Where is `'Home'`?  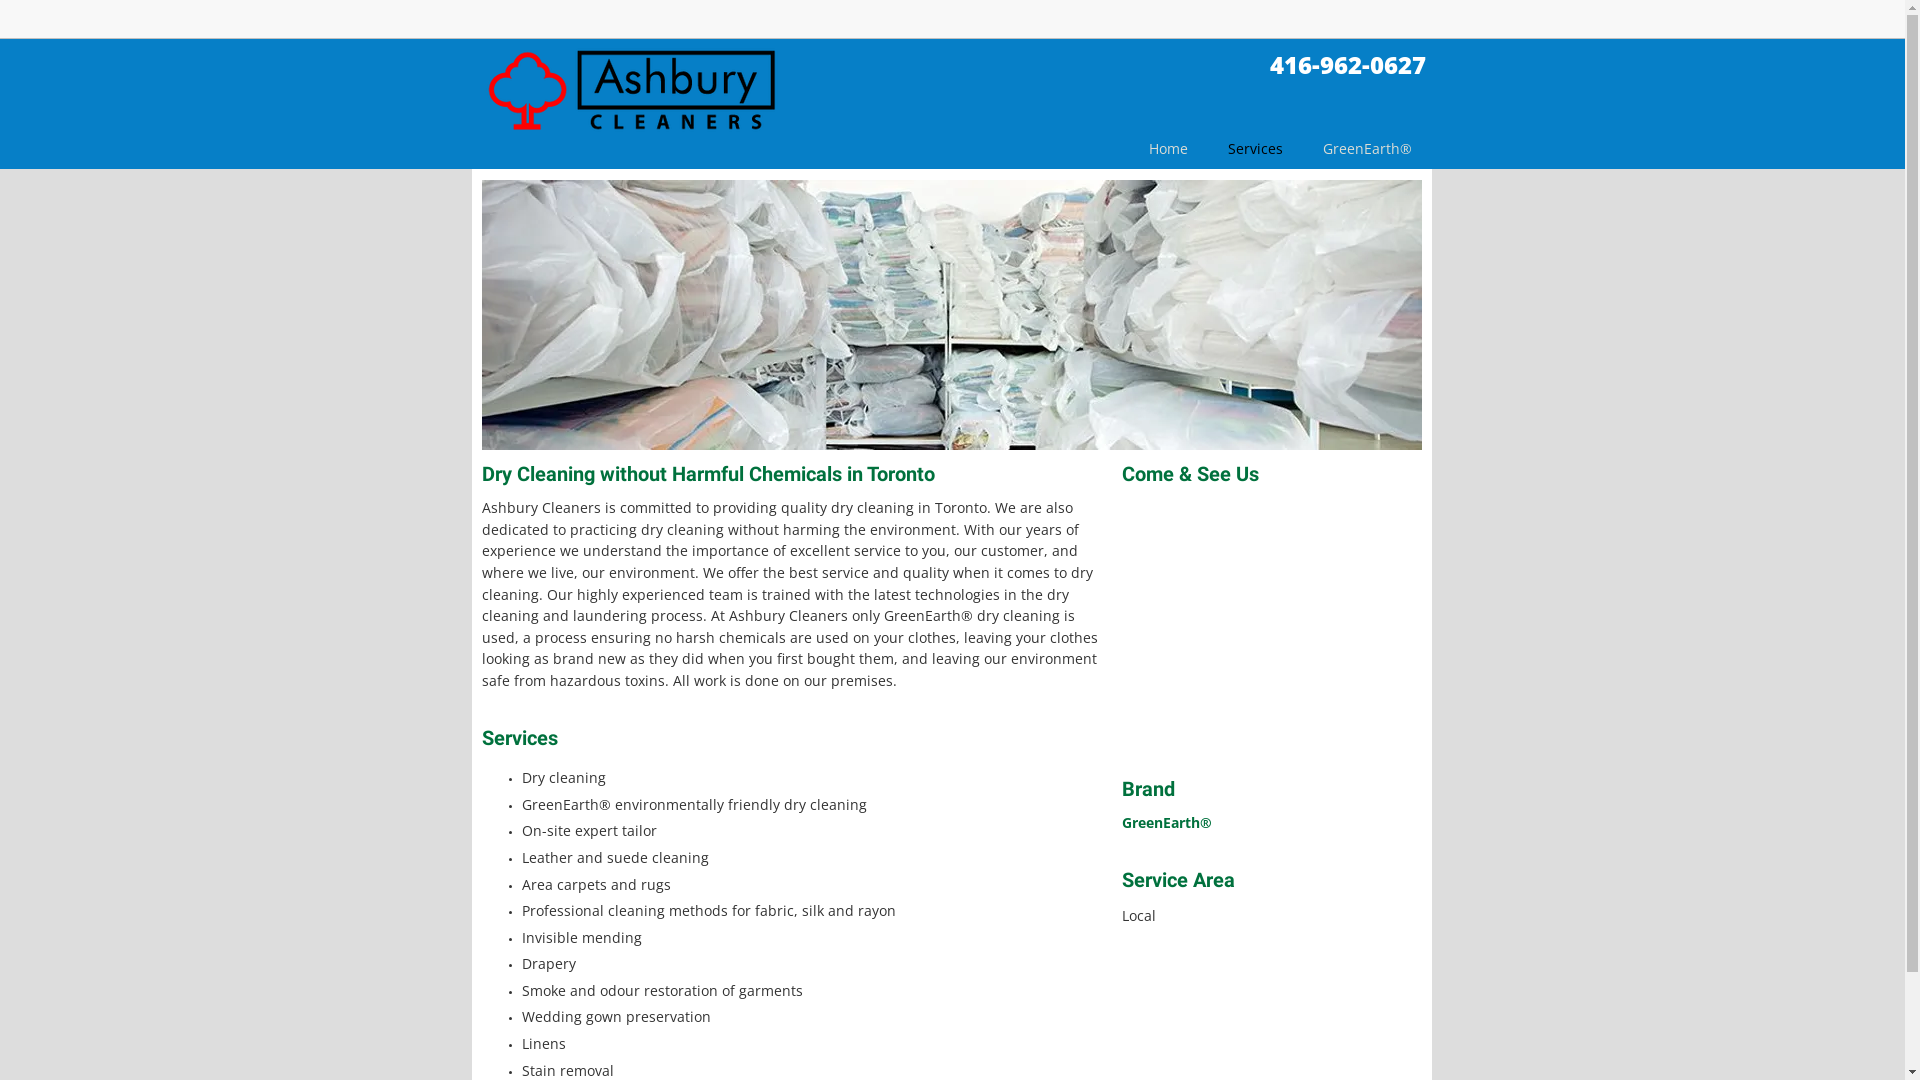
'Home' is located at coordinates (1128, 153).